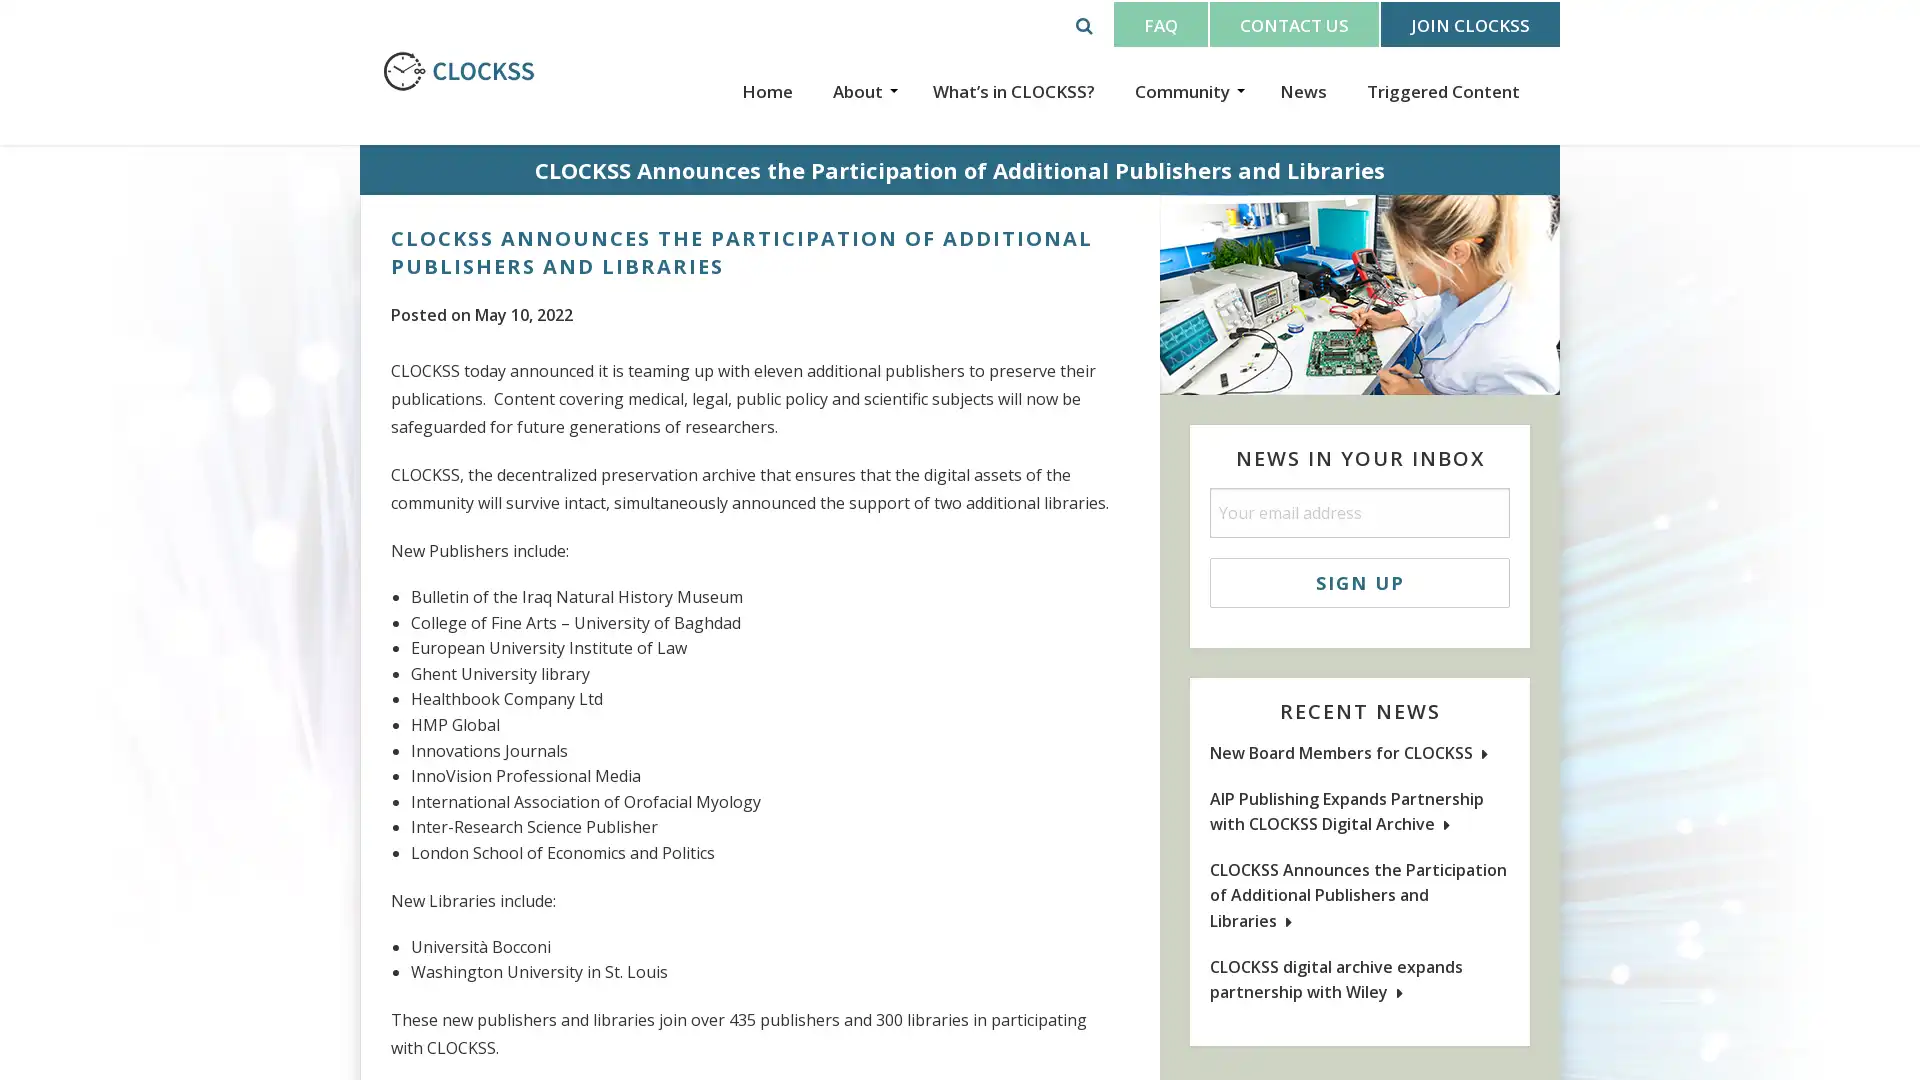  I want to click on Sign up, so click(1359, 582).